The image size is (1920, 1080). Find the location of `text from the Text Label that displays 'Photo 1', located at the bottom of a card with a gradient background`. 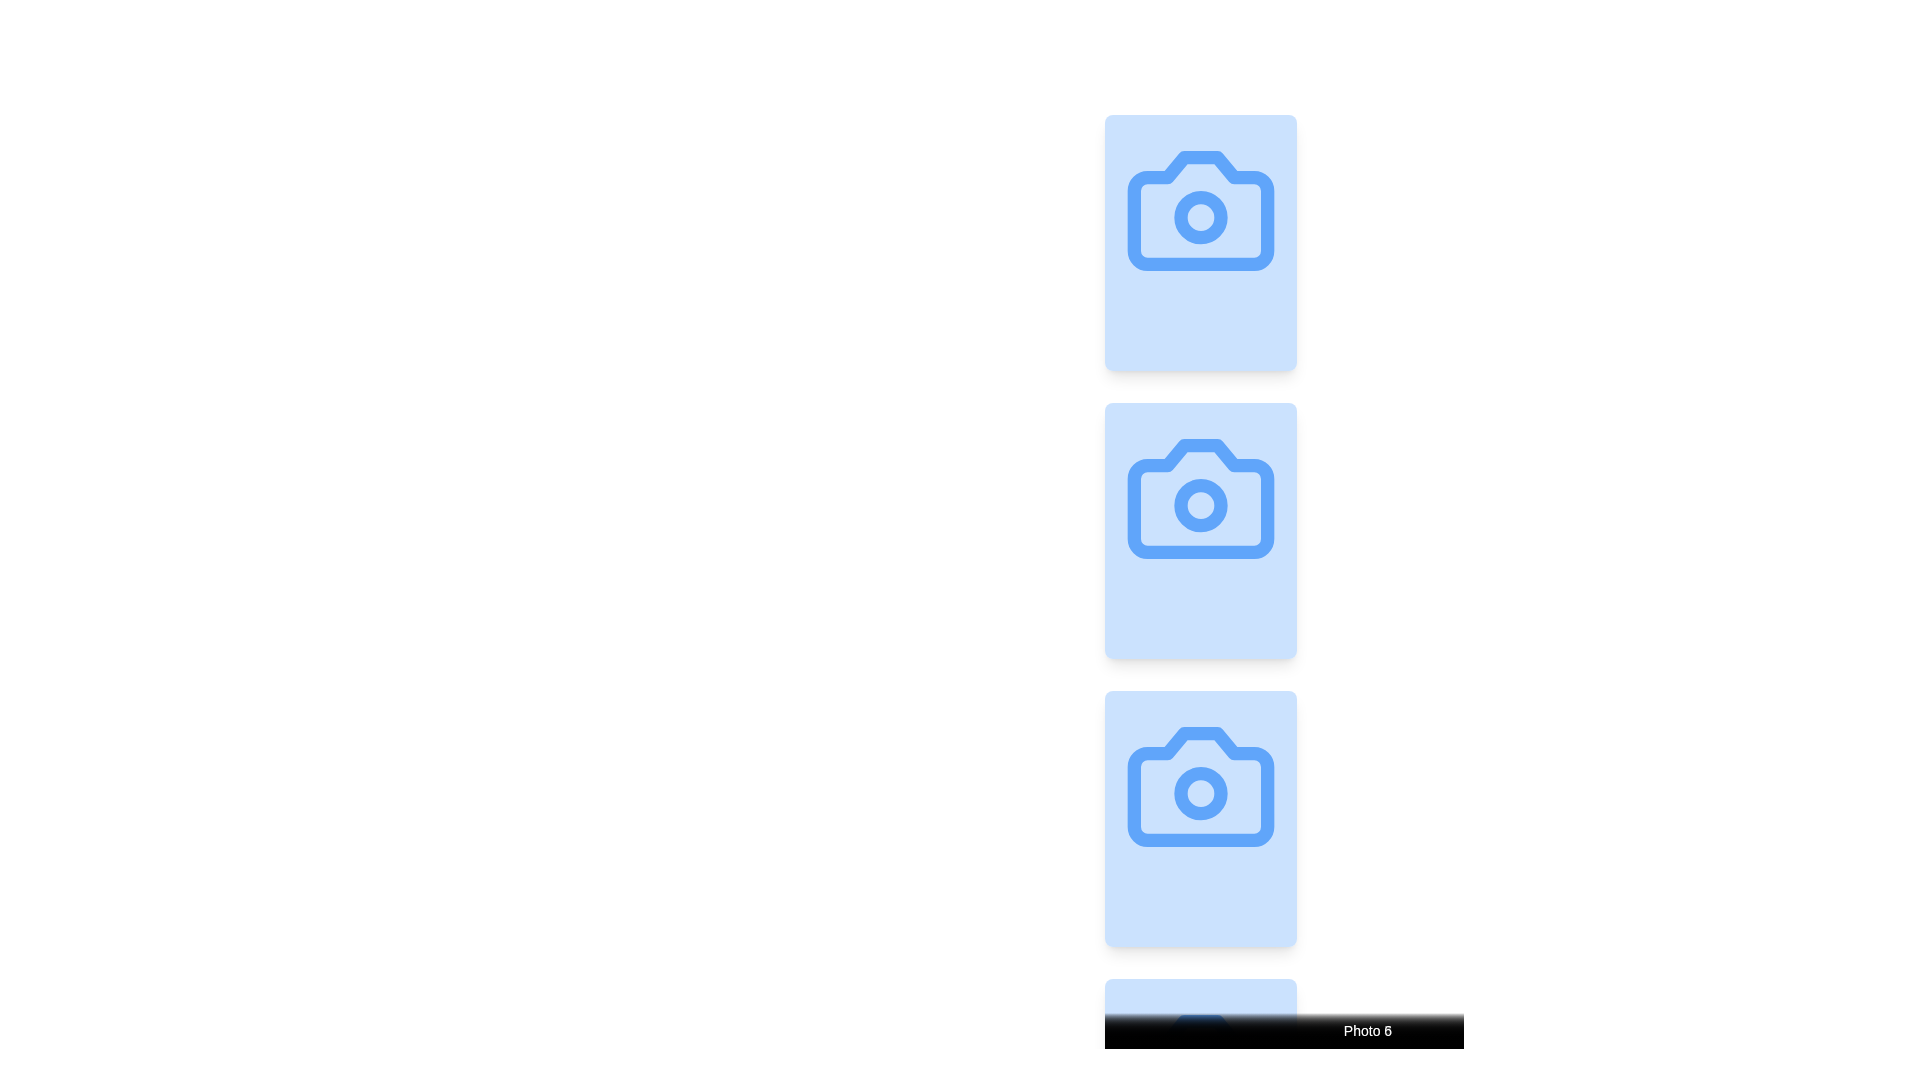

text from the Text Label that displays 'Photo 1', located at the bottom of a card with a gradient background is located at coordinates (1367, 1030).